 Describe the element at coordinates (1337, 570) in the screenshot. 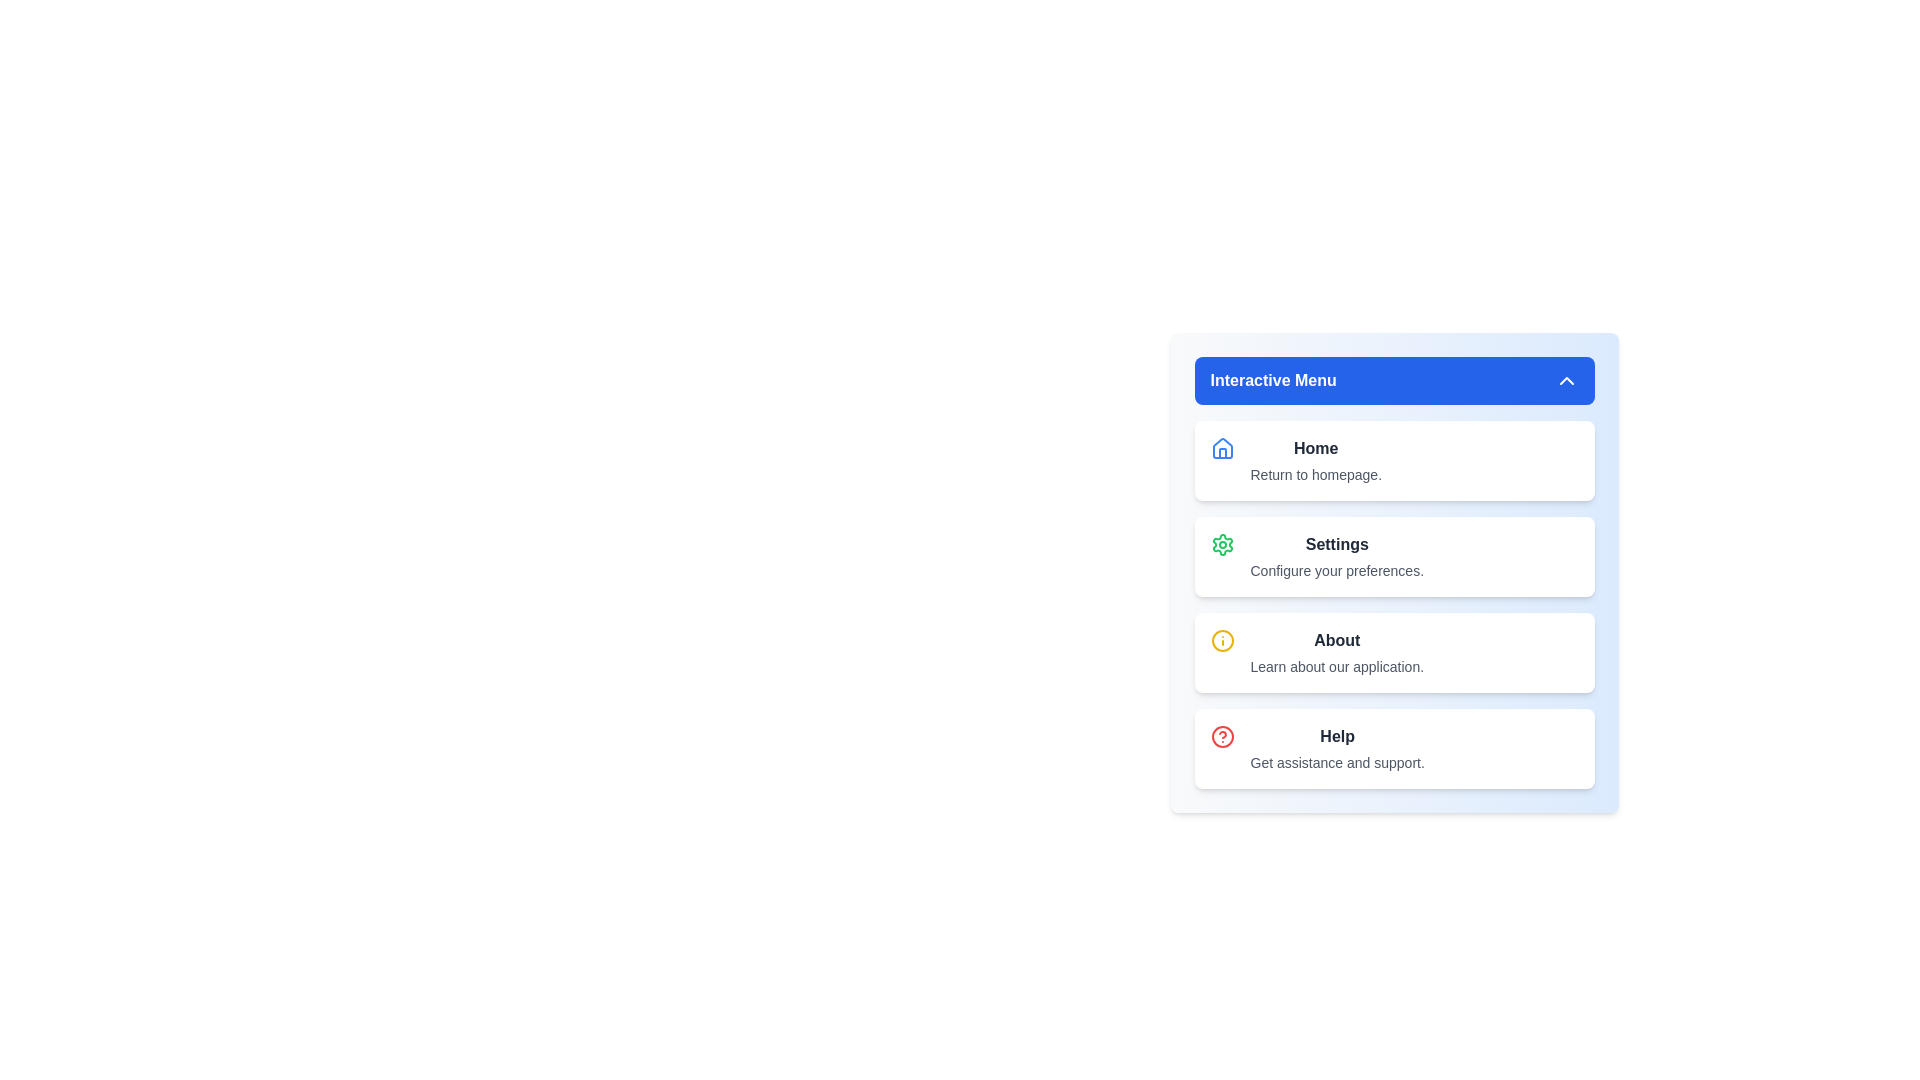

I see `the static text label displaying 'Configure your preferences.' located beneath the 'Settings' title in the settings section` at that location.